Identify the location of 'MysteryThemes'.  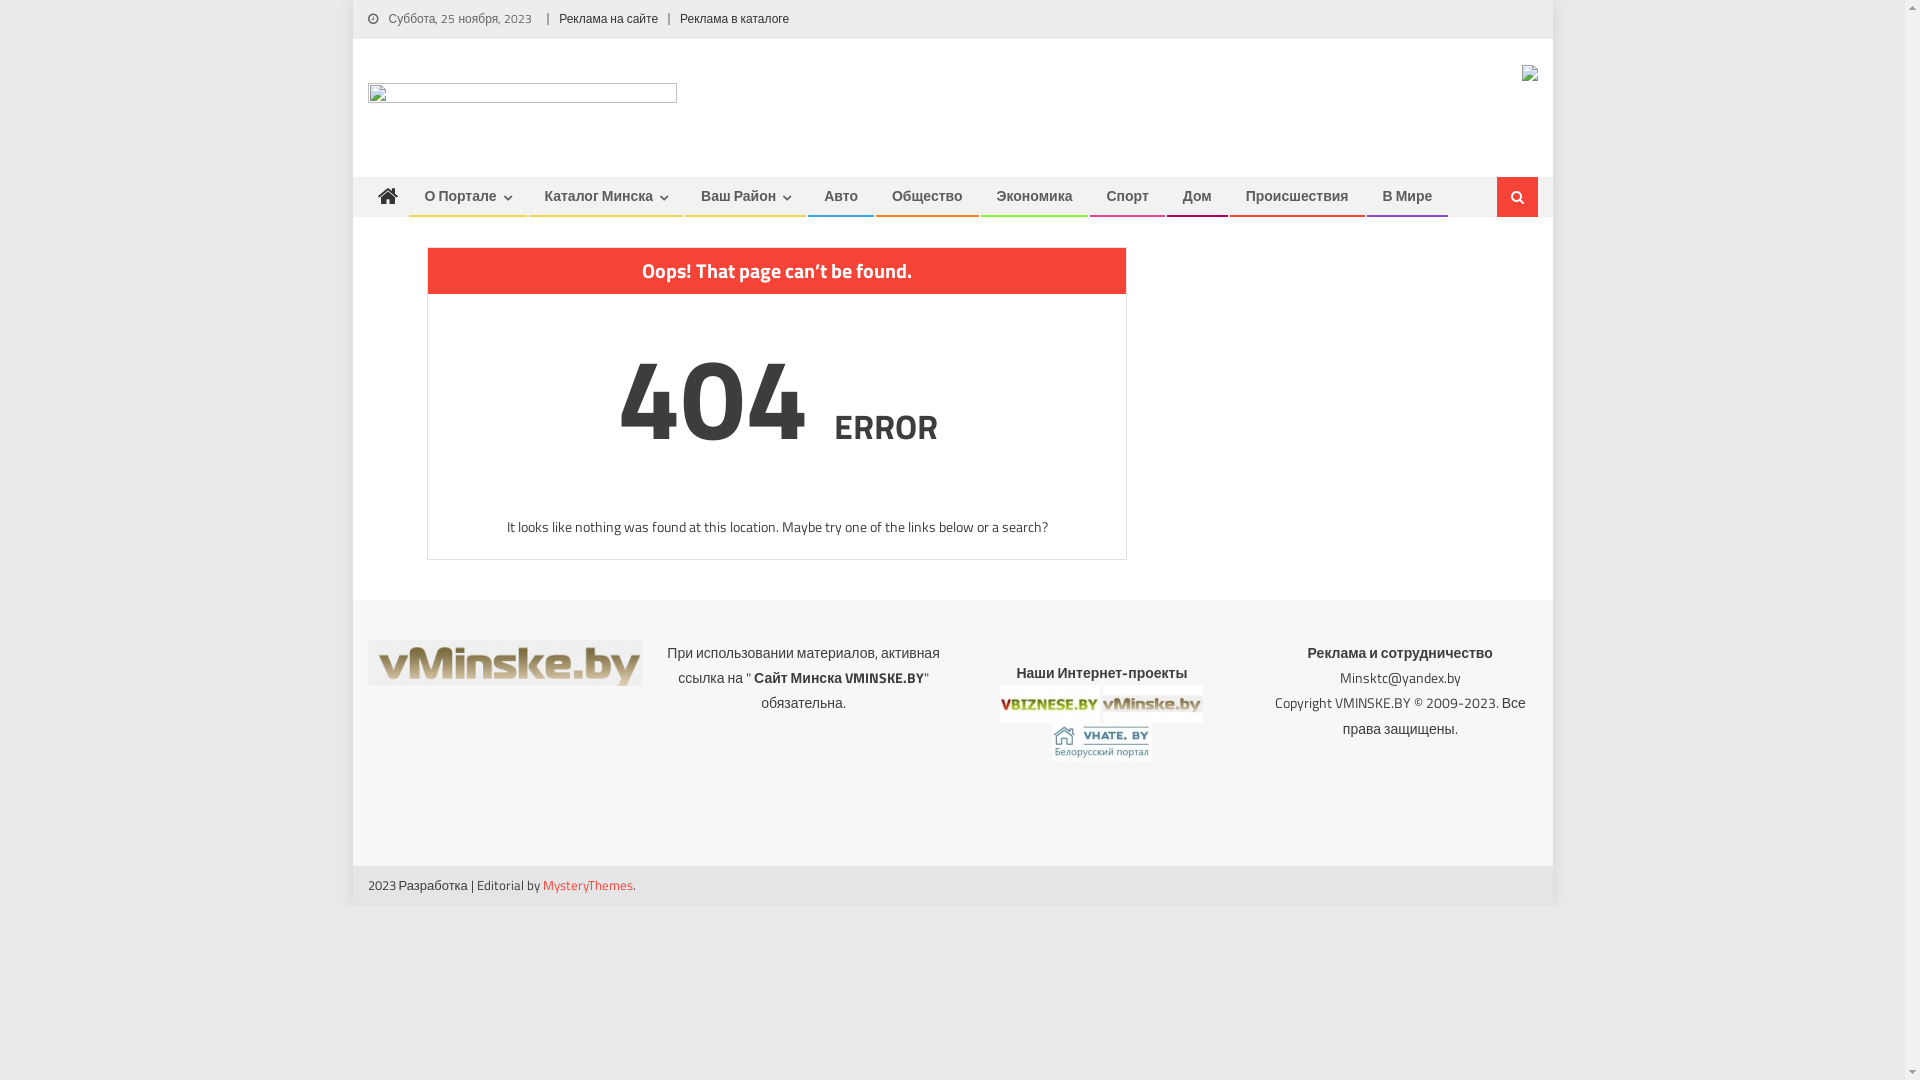
(587, 883).